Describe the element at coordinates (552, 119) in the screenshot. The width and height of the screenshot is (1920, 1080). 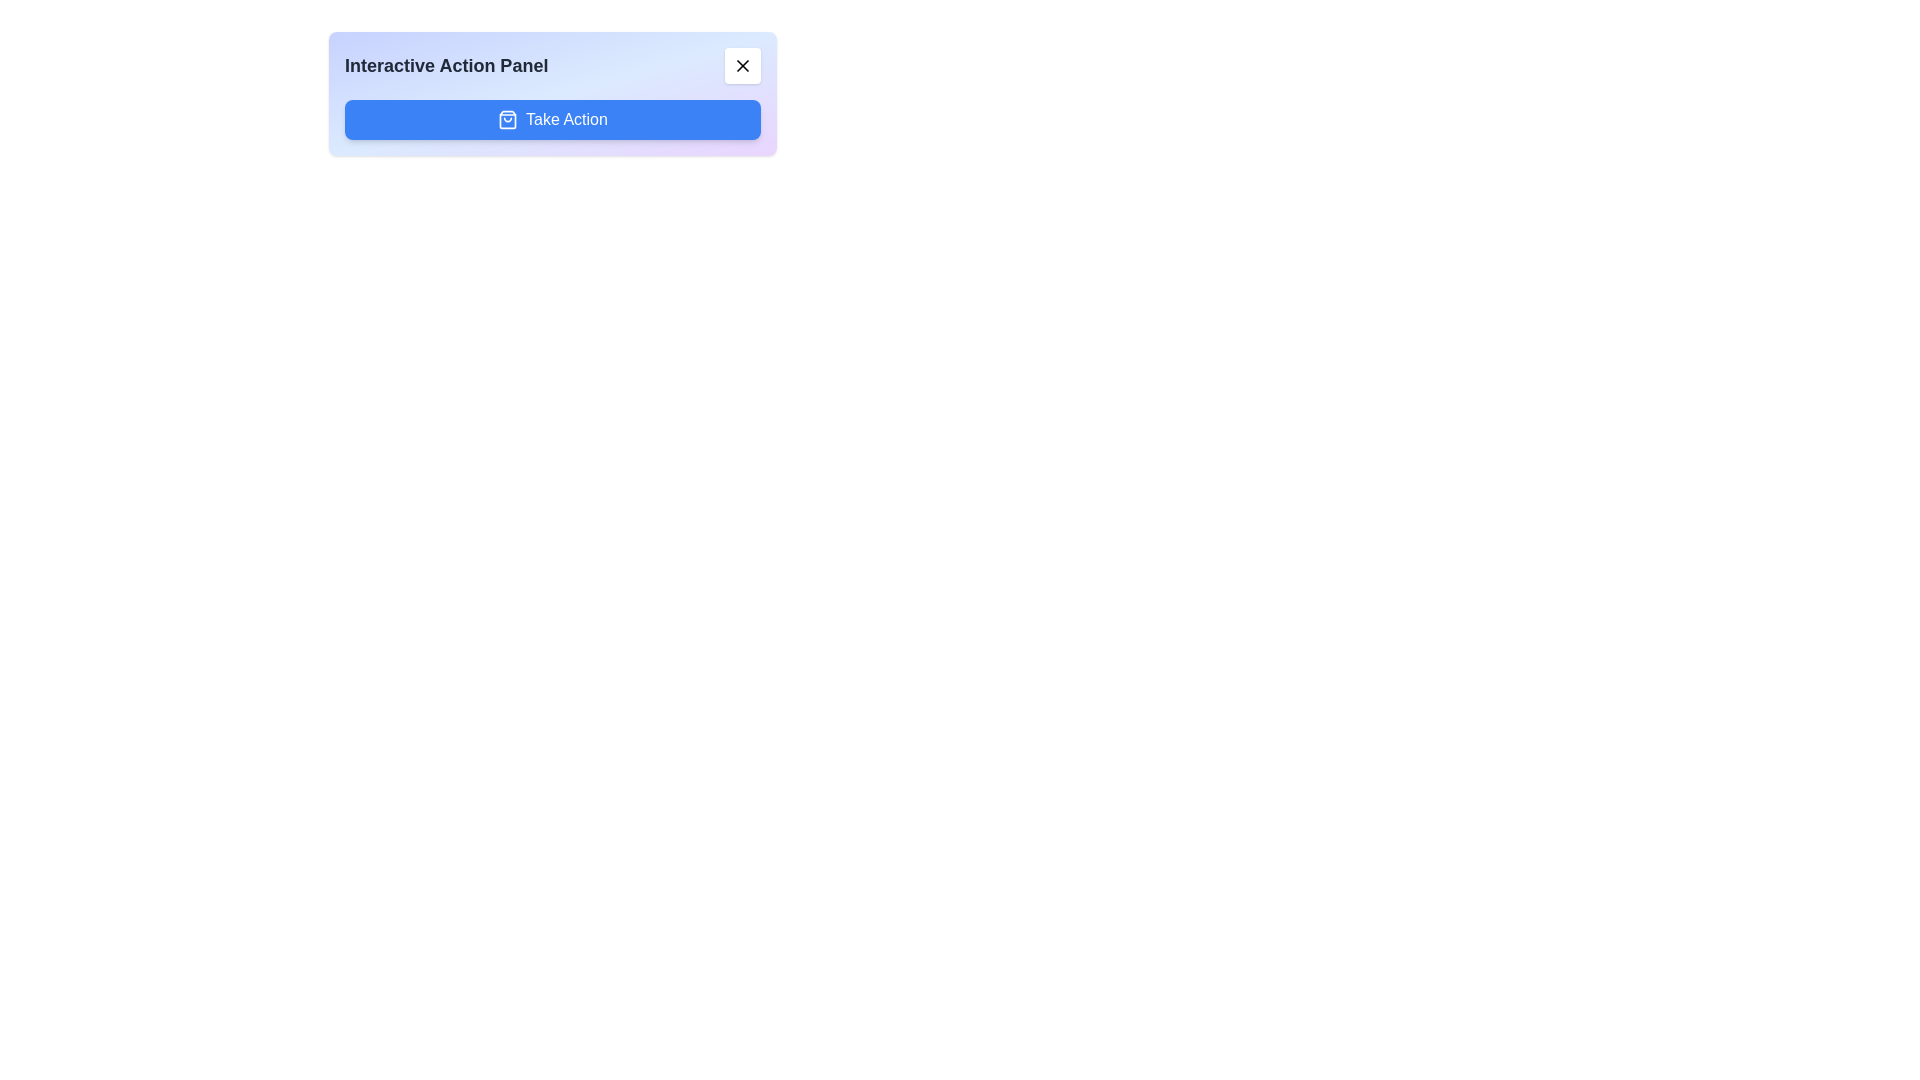
I see `the composite UI label element that combines the 'Take Action' text and a shopping bag icon, indicating its function as a button for initiating a transaction` at that location.